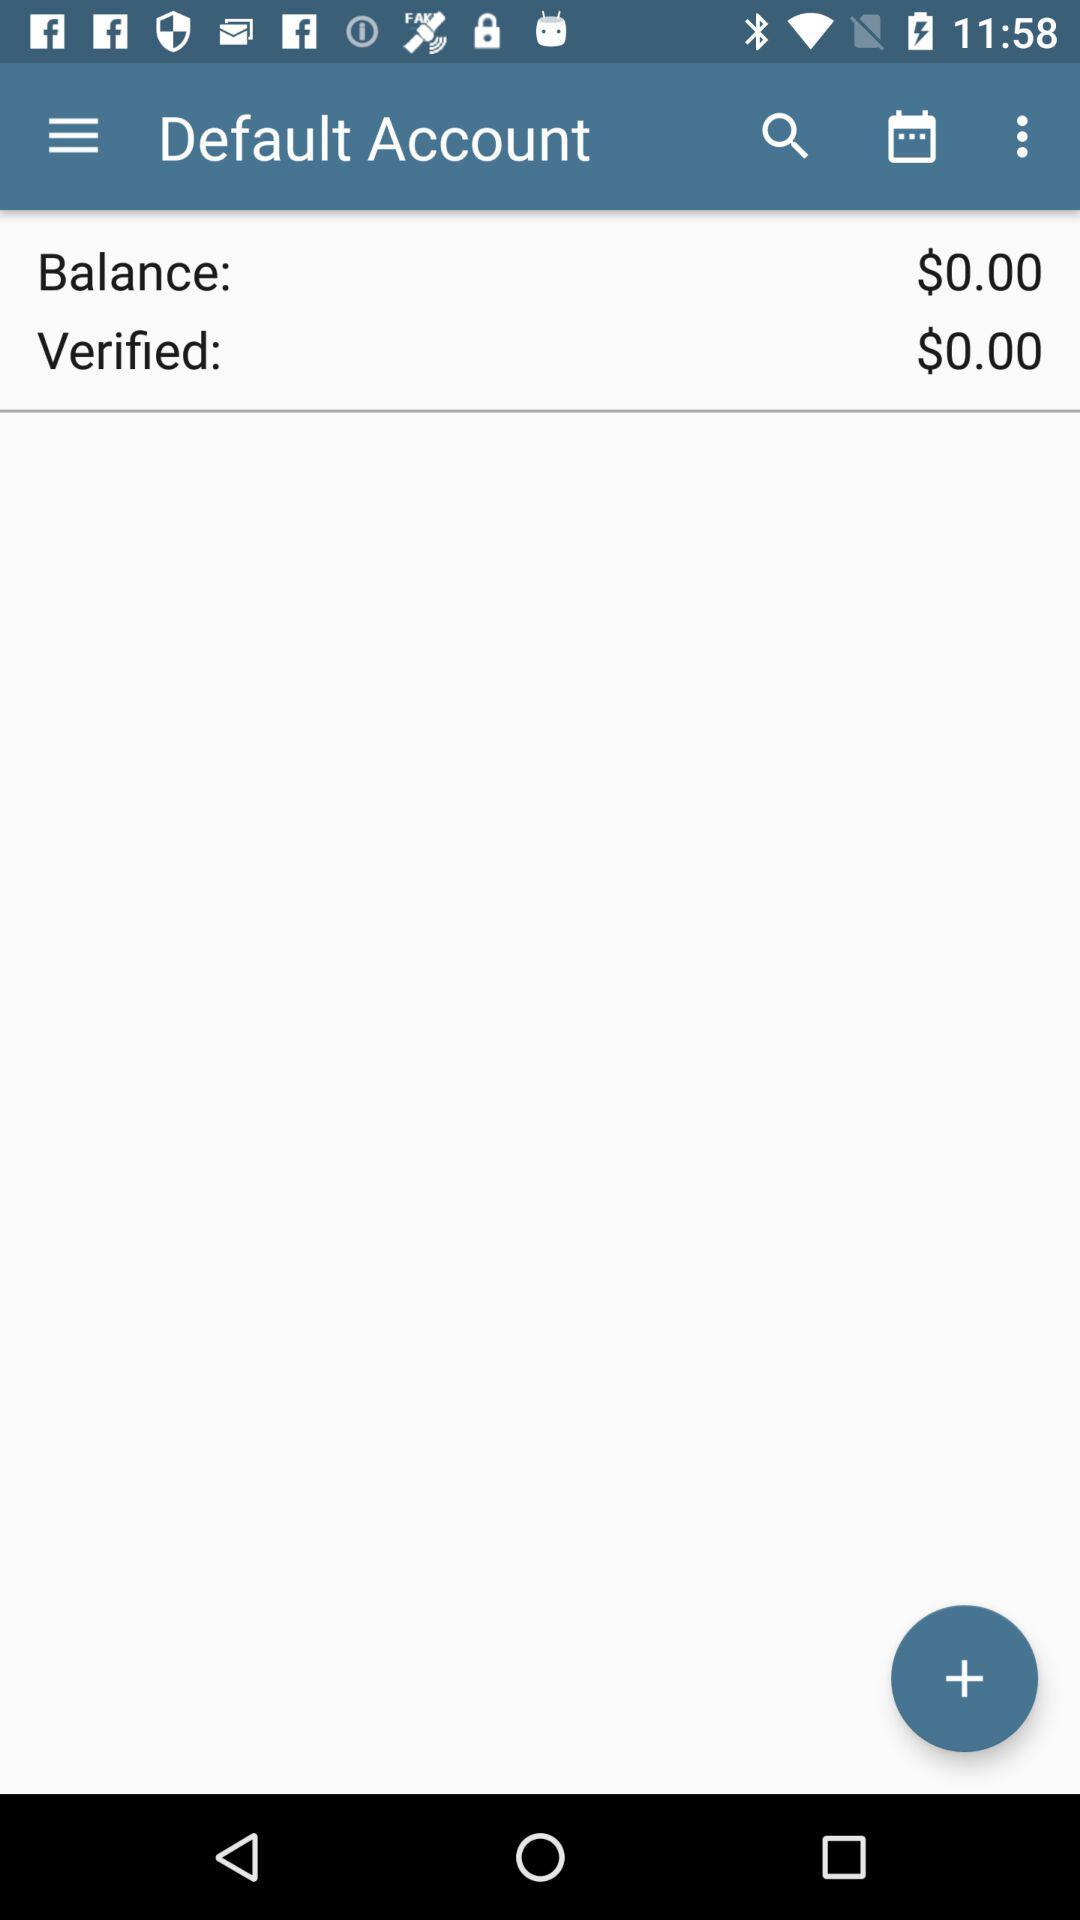  Describe the element at coordinates (540, 1102) in the screenshot. I see `item at the center` at that location.